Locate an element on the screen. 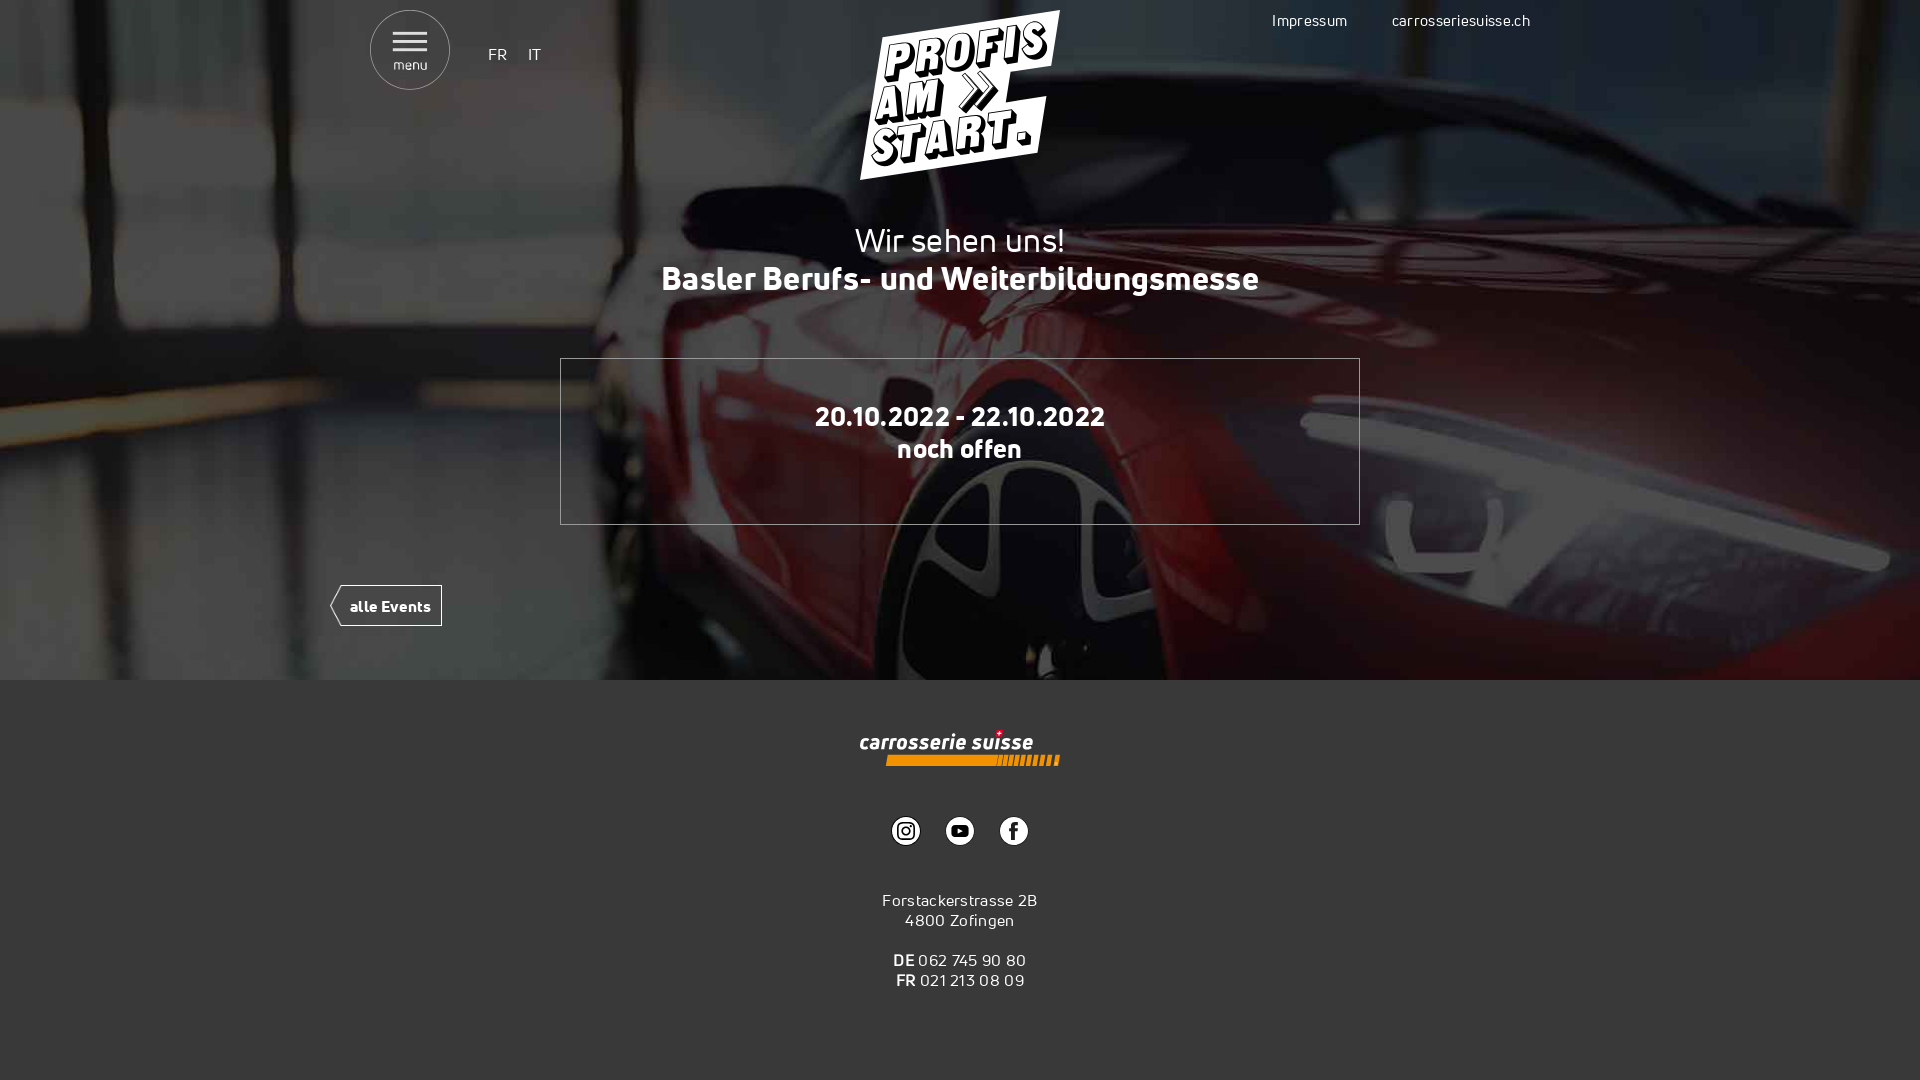 Image resolution: width=1920 pixels, height=1080 pixels. 'FR' is located at coordinates (498, 53).